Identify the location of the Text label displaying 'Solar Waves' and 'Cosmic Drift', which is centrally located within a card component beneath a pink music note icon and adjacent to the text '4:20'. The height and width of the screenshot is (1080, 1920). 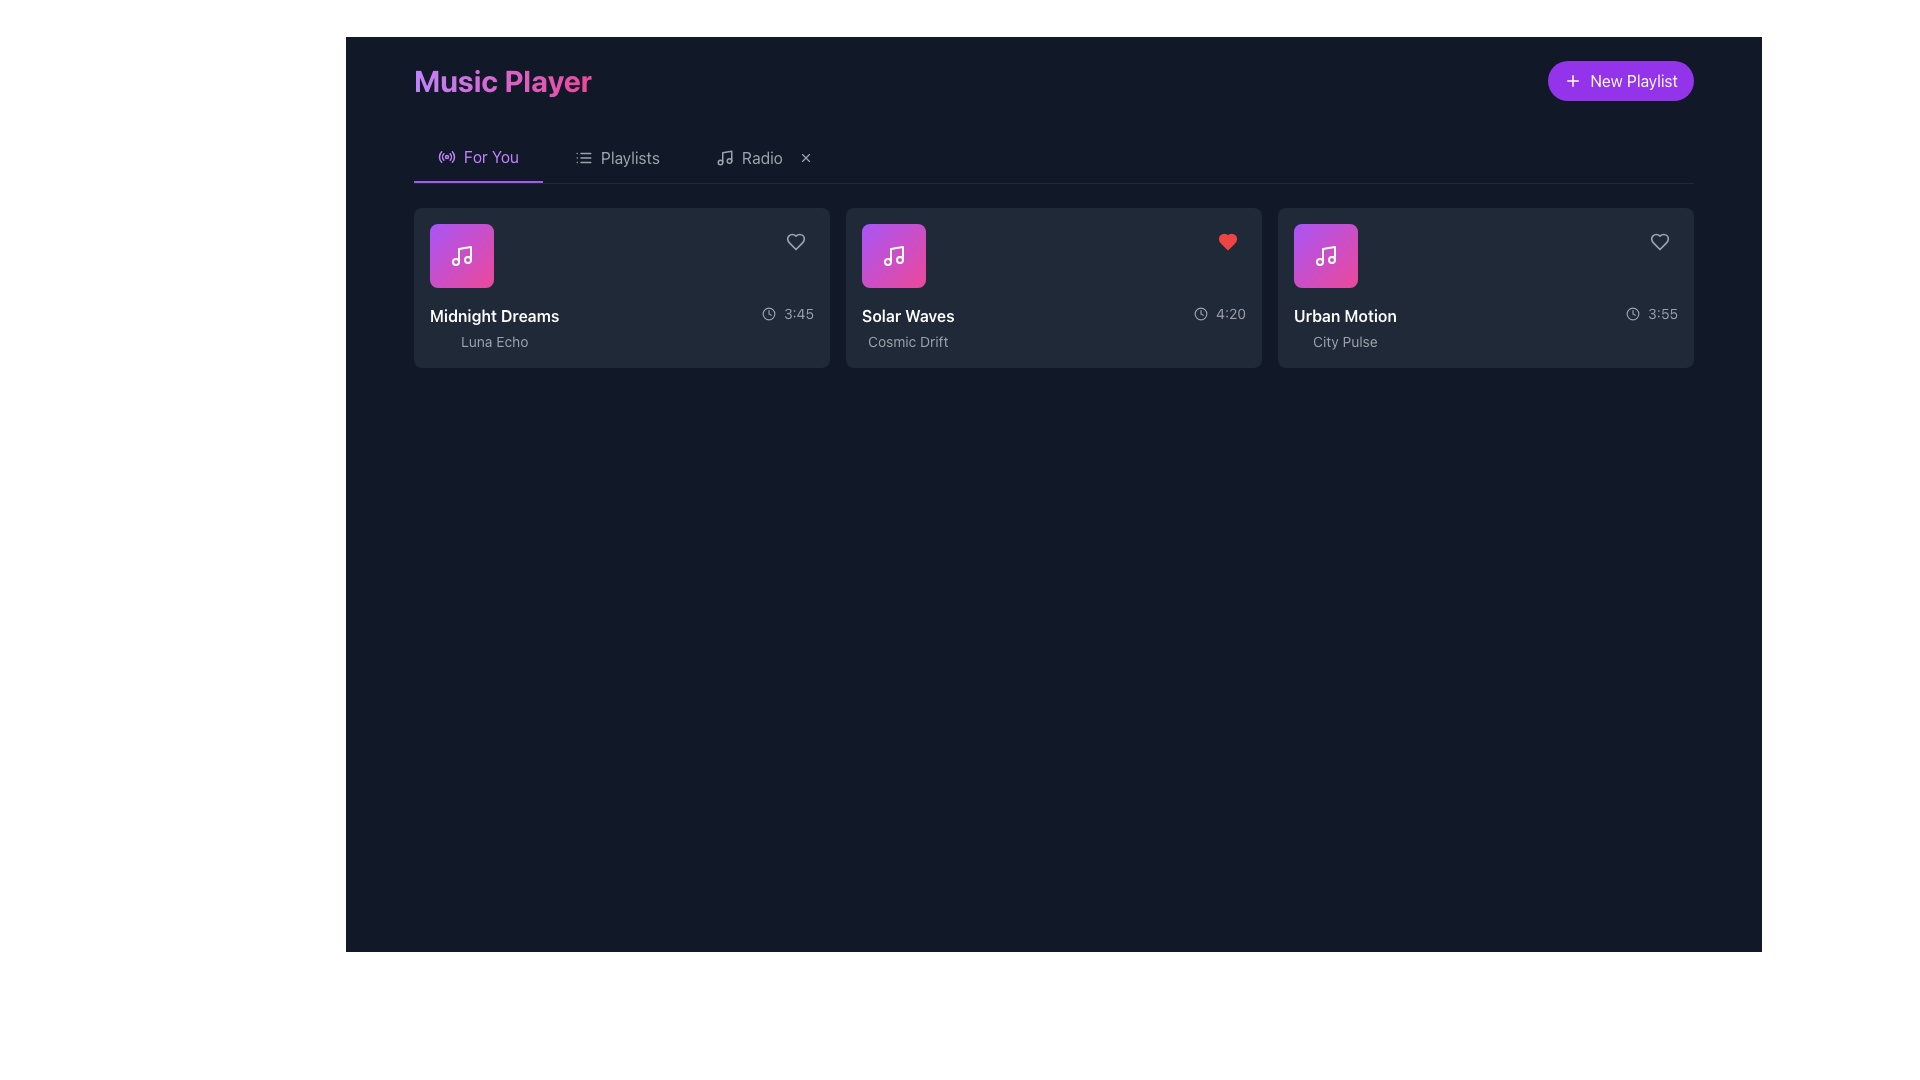
(907, 326).